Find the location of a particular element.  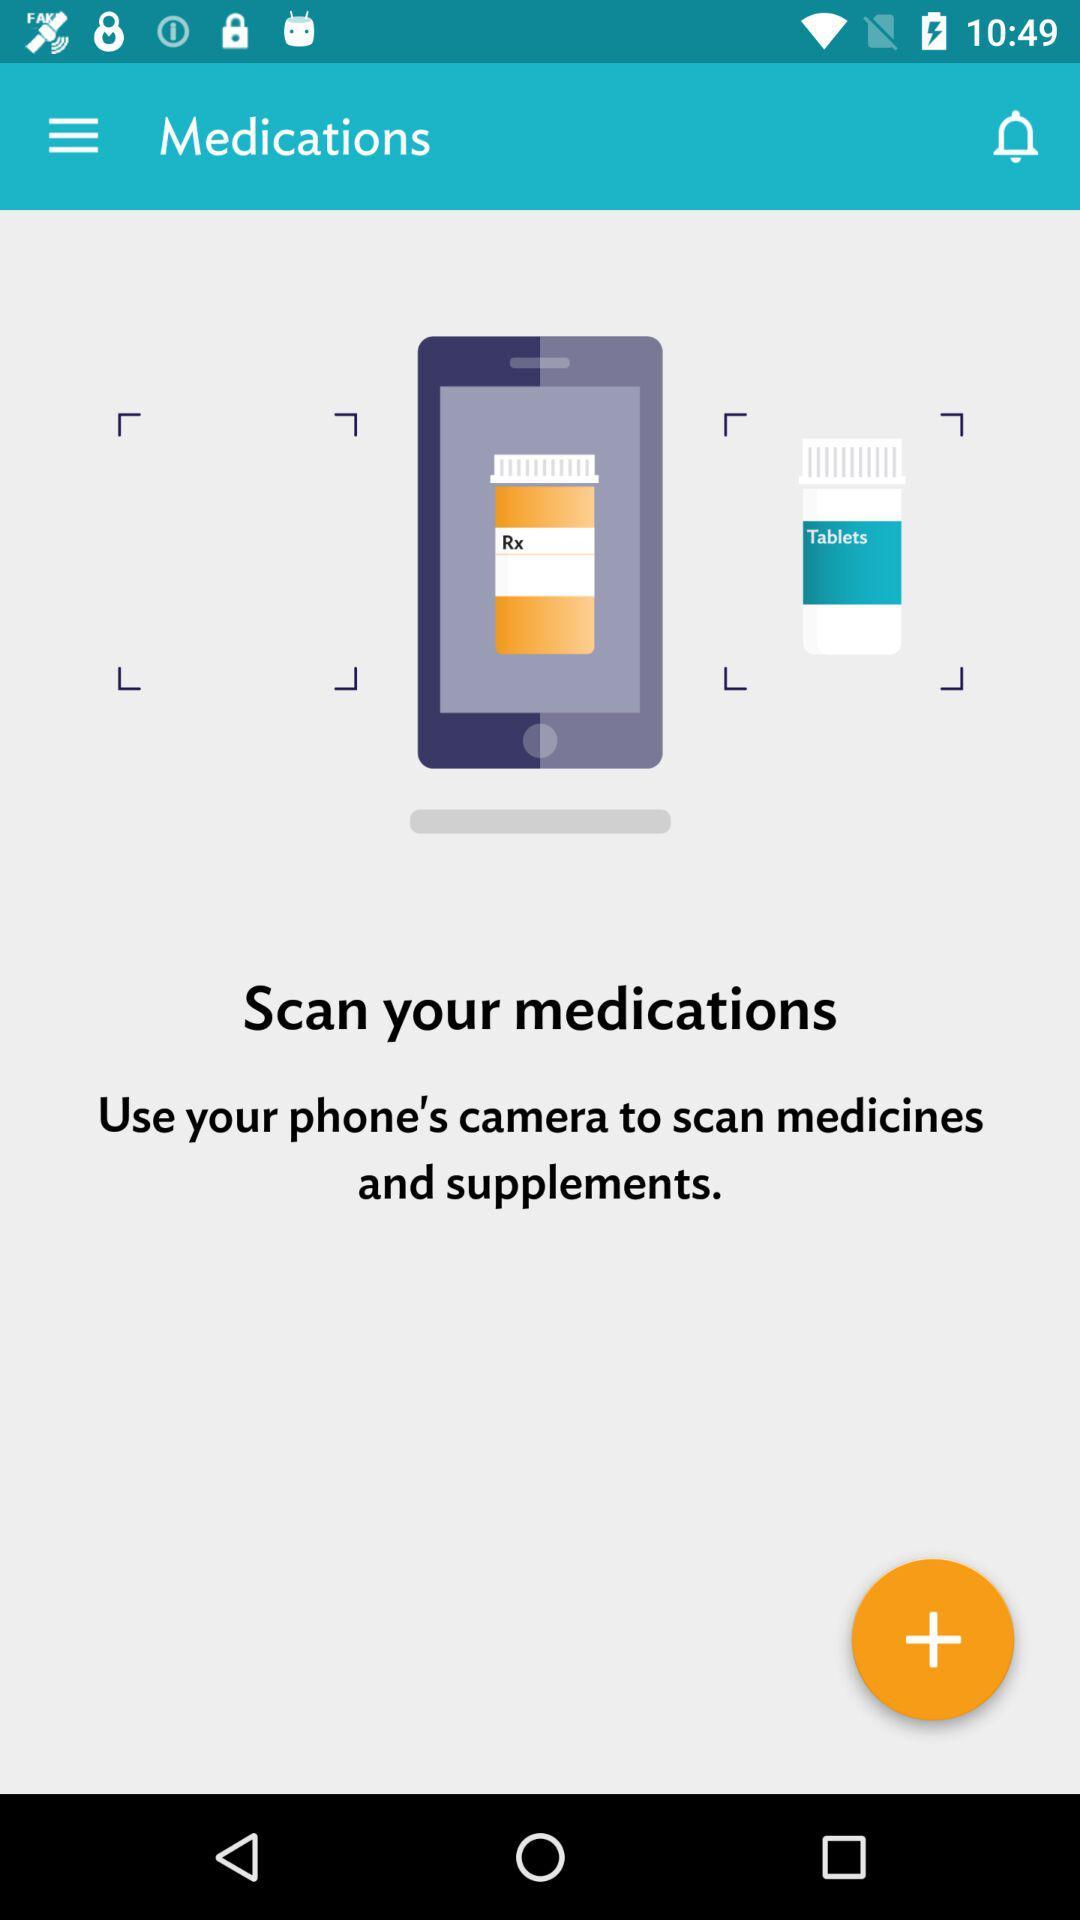

the icon next to the medications item is located at coordinates (1017, 135).